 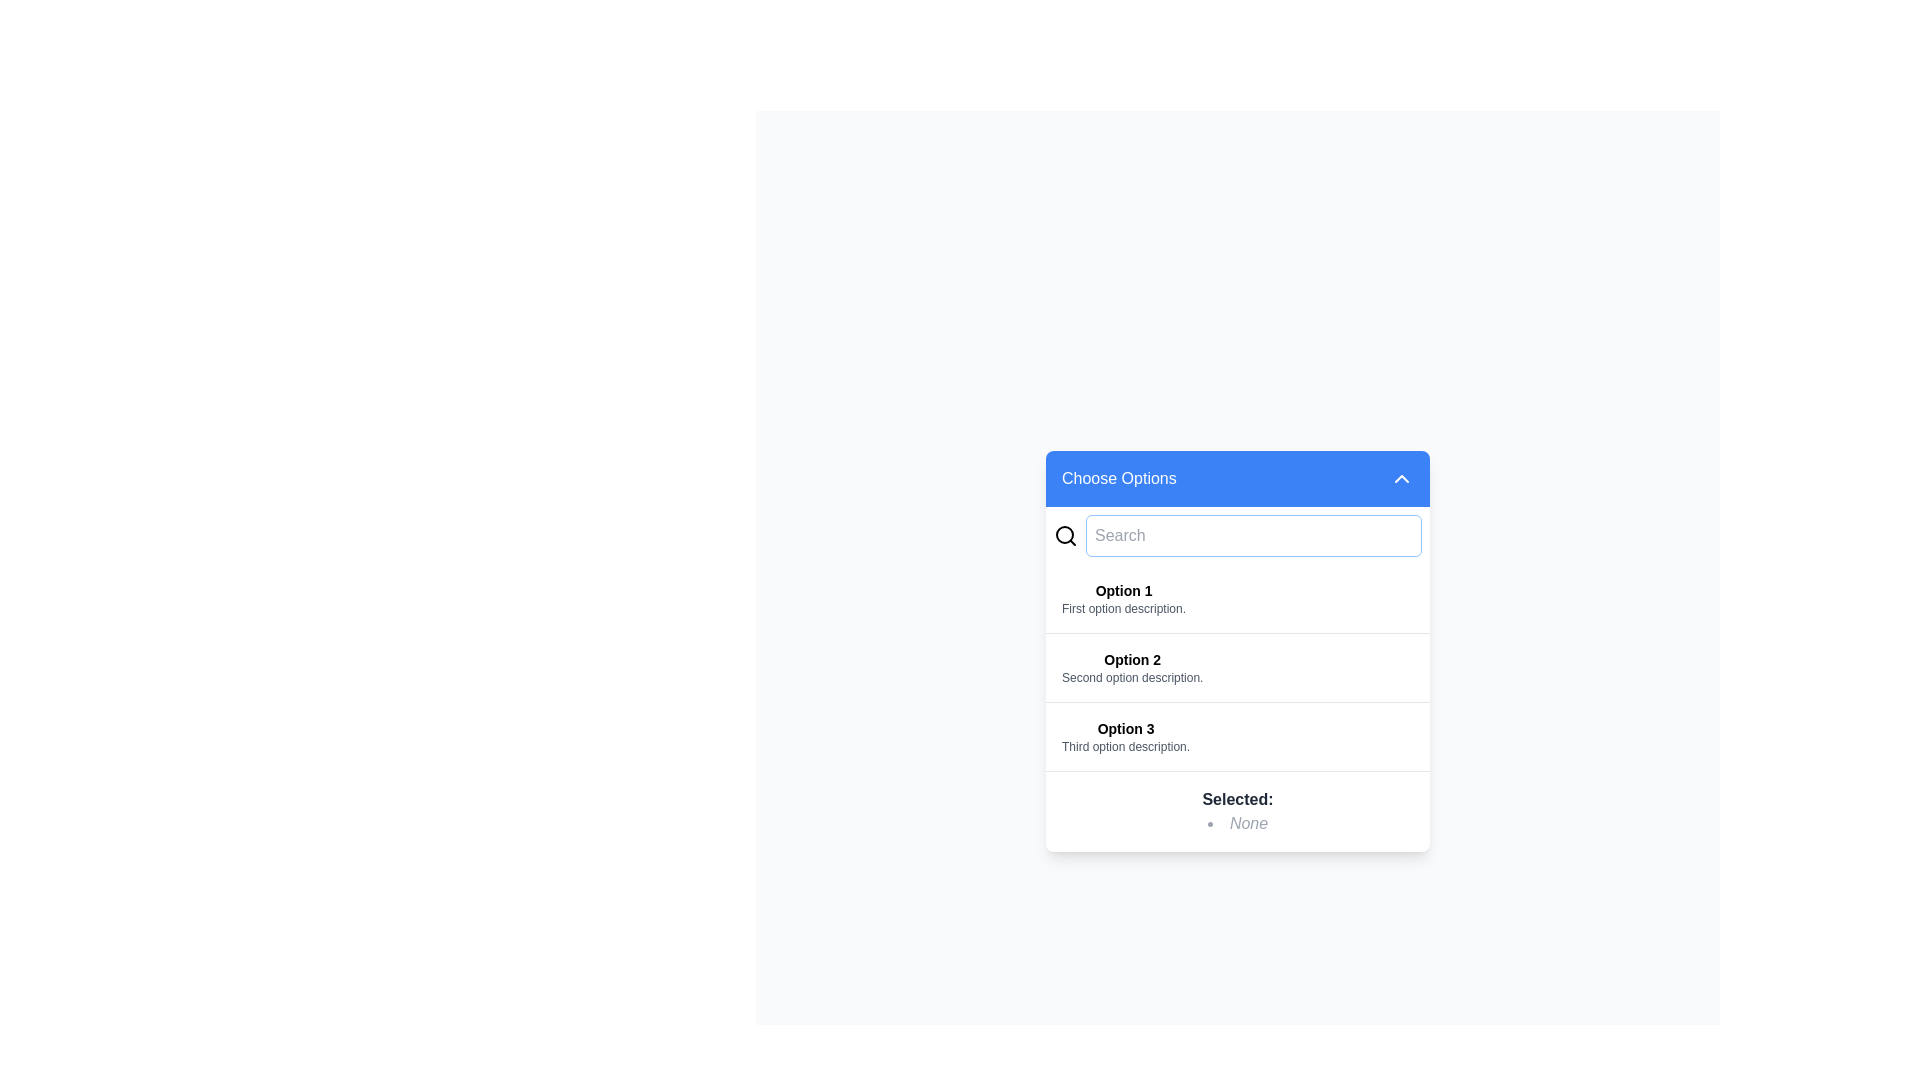 What do you see at coordinates (1237, 823) in the screenshot?
I see `text content of the label styled in italic gray font, displaying 'None', located under the section titled 'Selected:'` at bounding box center [1237, 823].